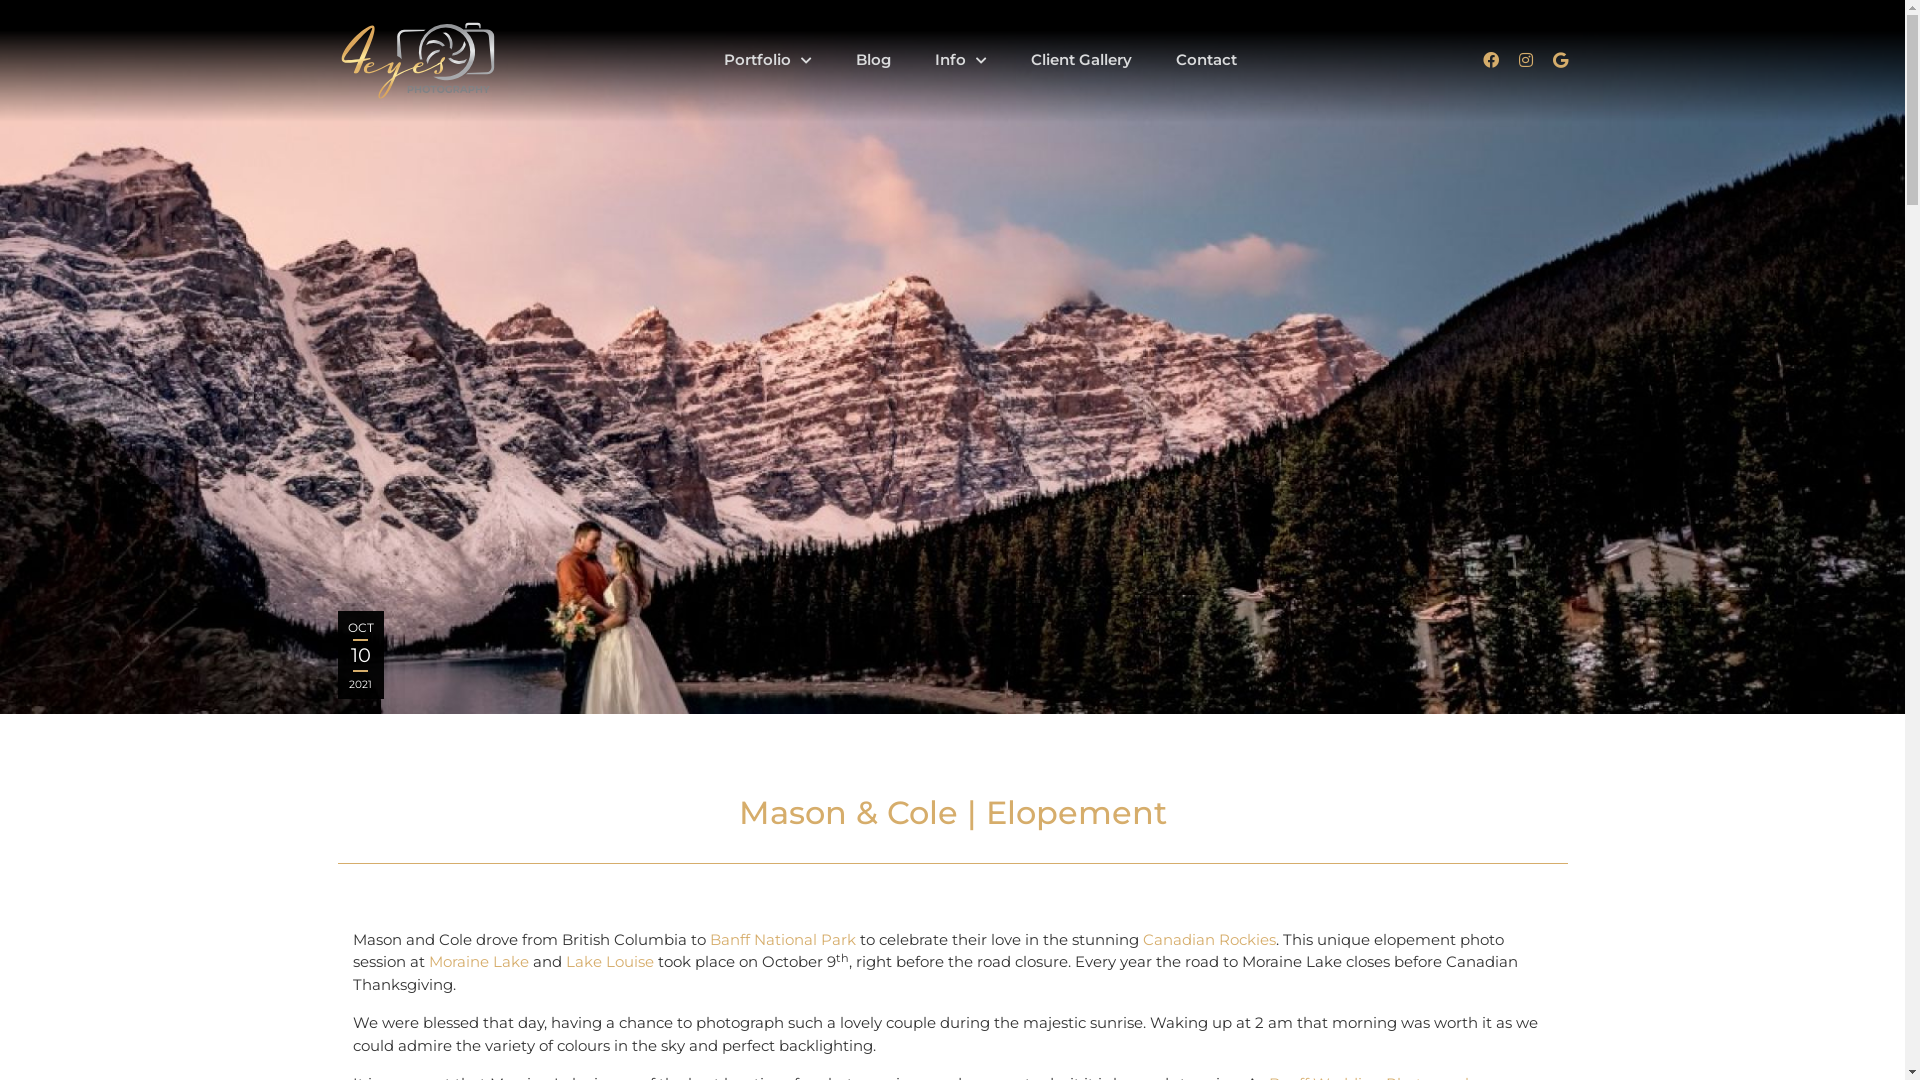 Image resolution: width=1920 pixels, height=1080 pixels. I want to click on 'Canadian Rockies', so click(1207, 939).